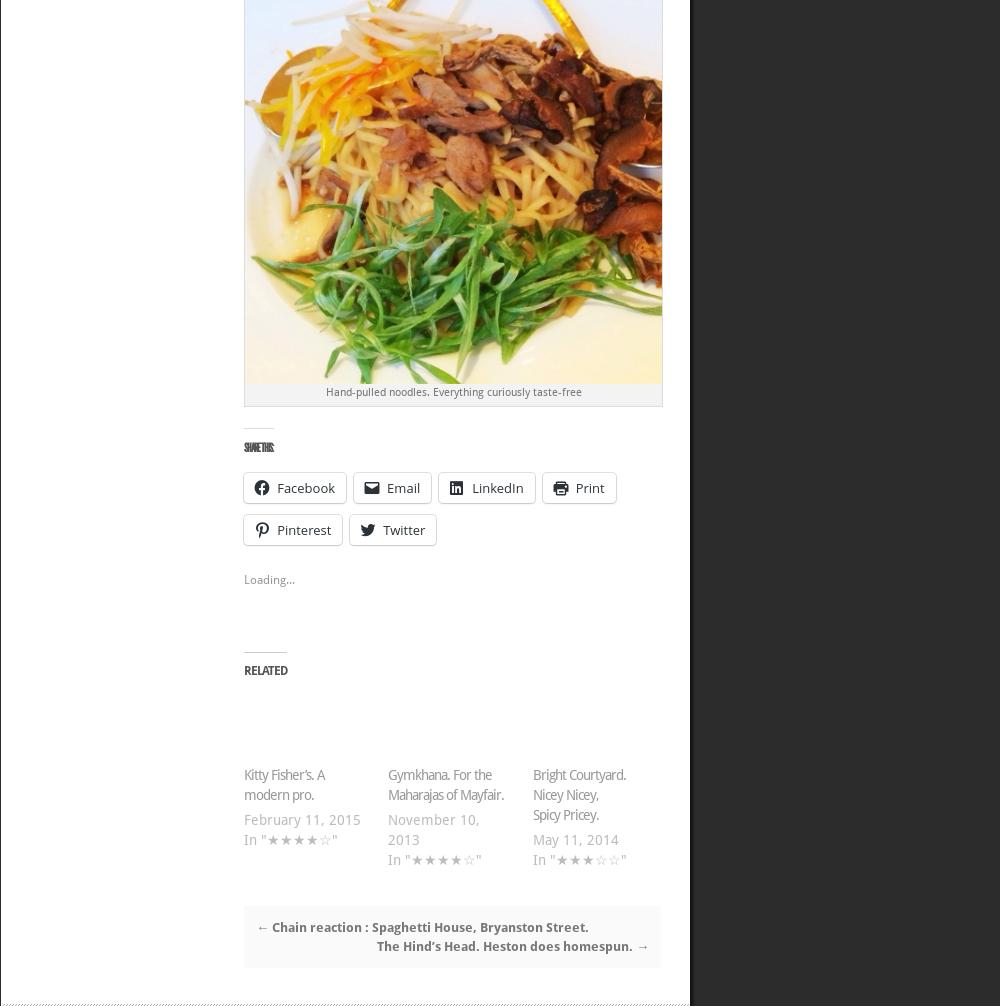  Describe the element at coordinates (403, 486) in the screenshot. I see `'Email'` at that location.